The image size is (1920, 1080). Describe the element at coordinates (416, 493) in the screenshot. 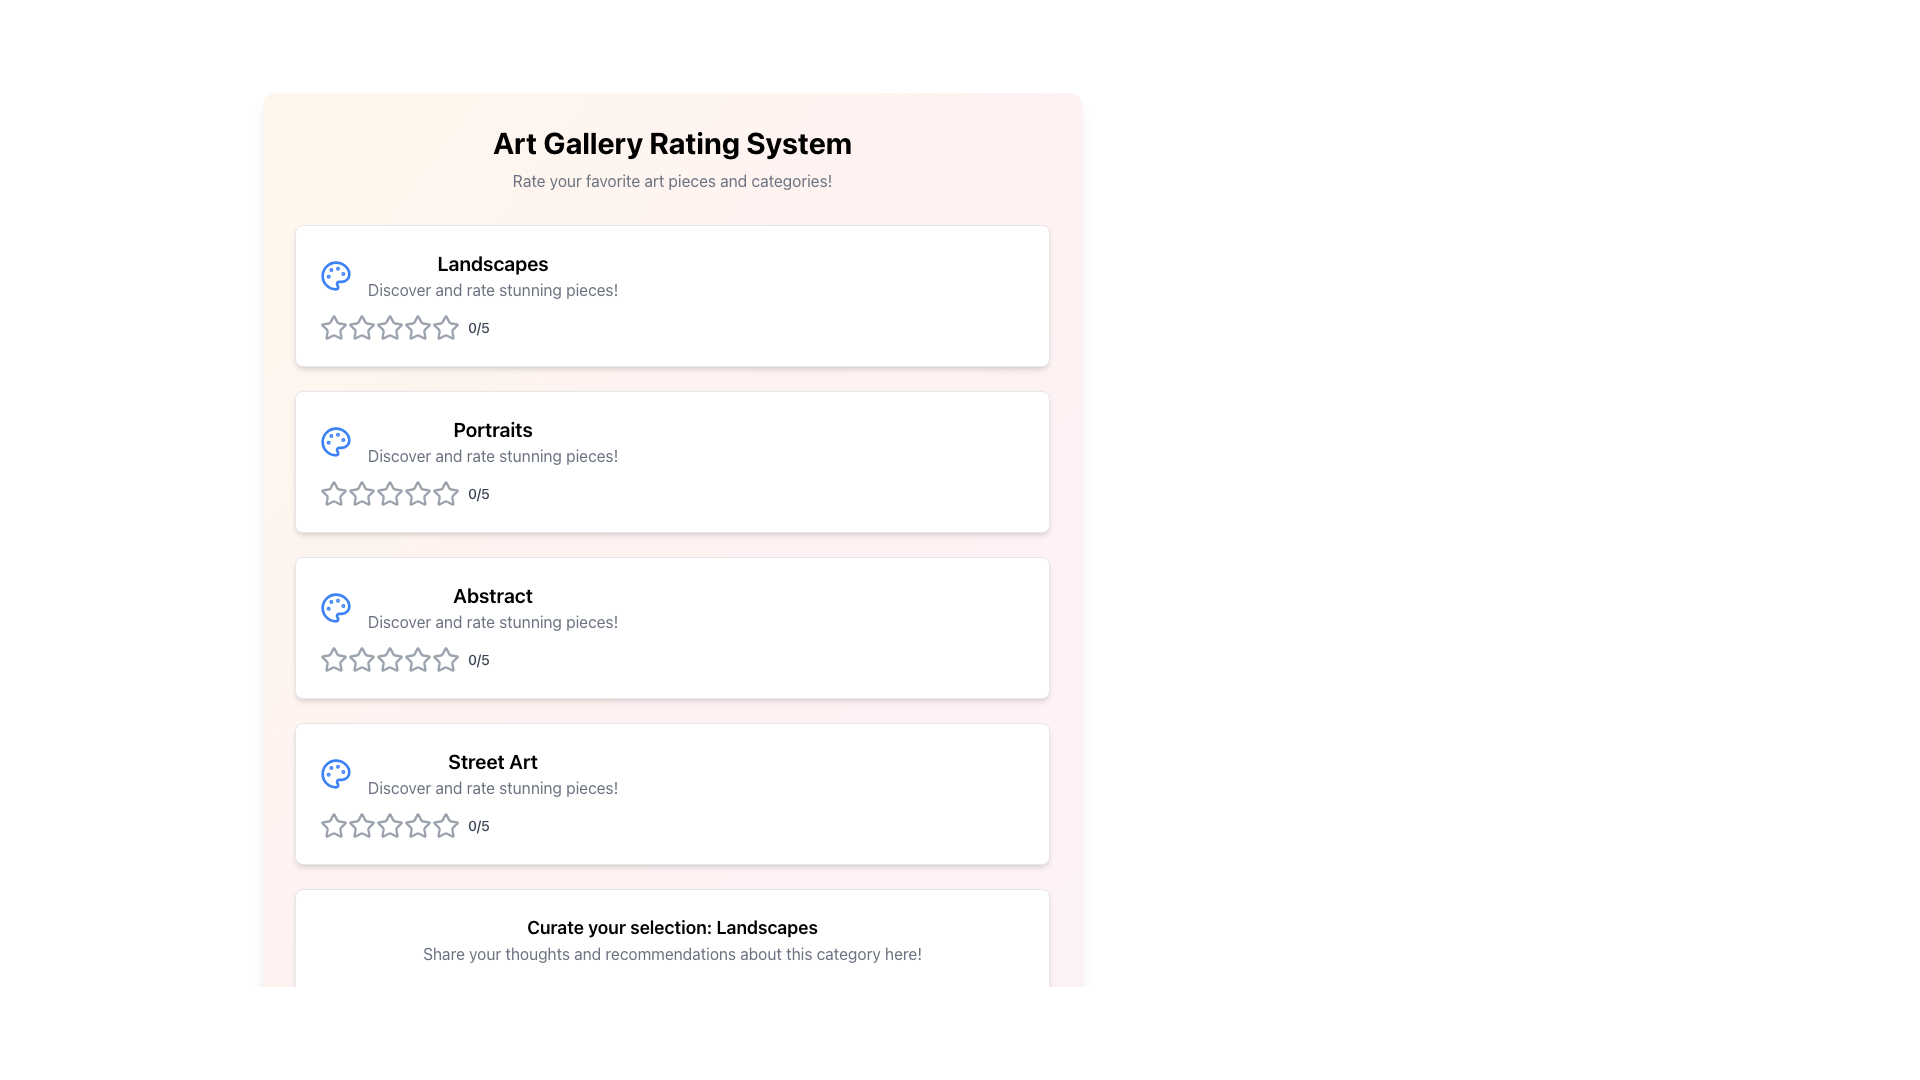

I see `the third star-shaped rating icon with a hollow center under the 'Portraits' category` at that location.